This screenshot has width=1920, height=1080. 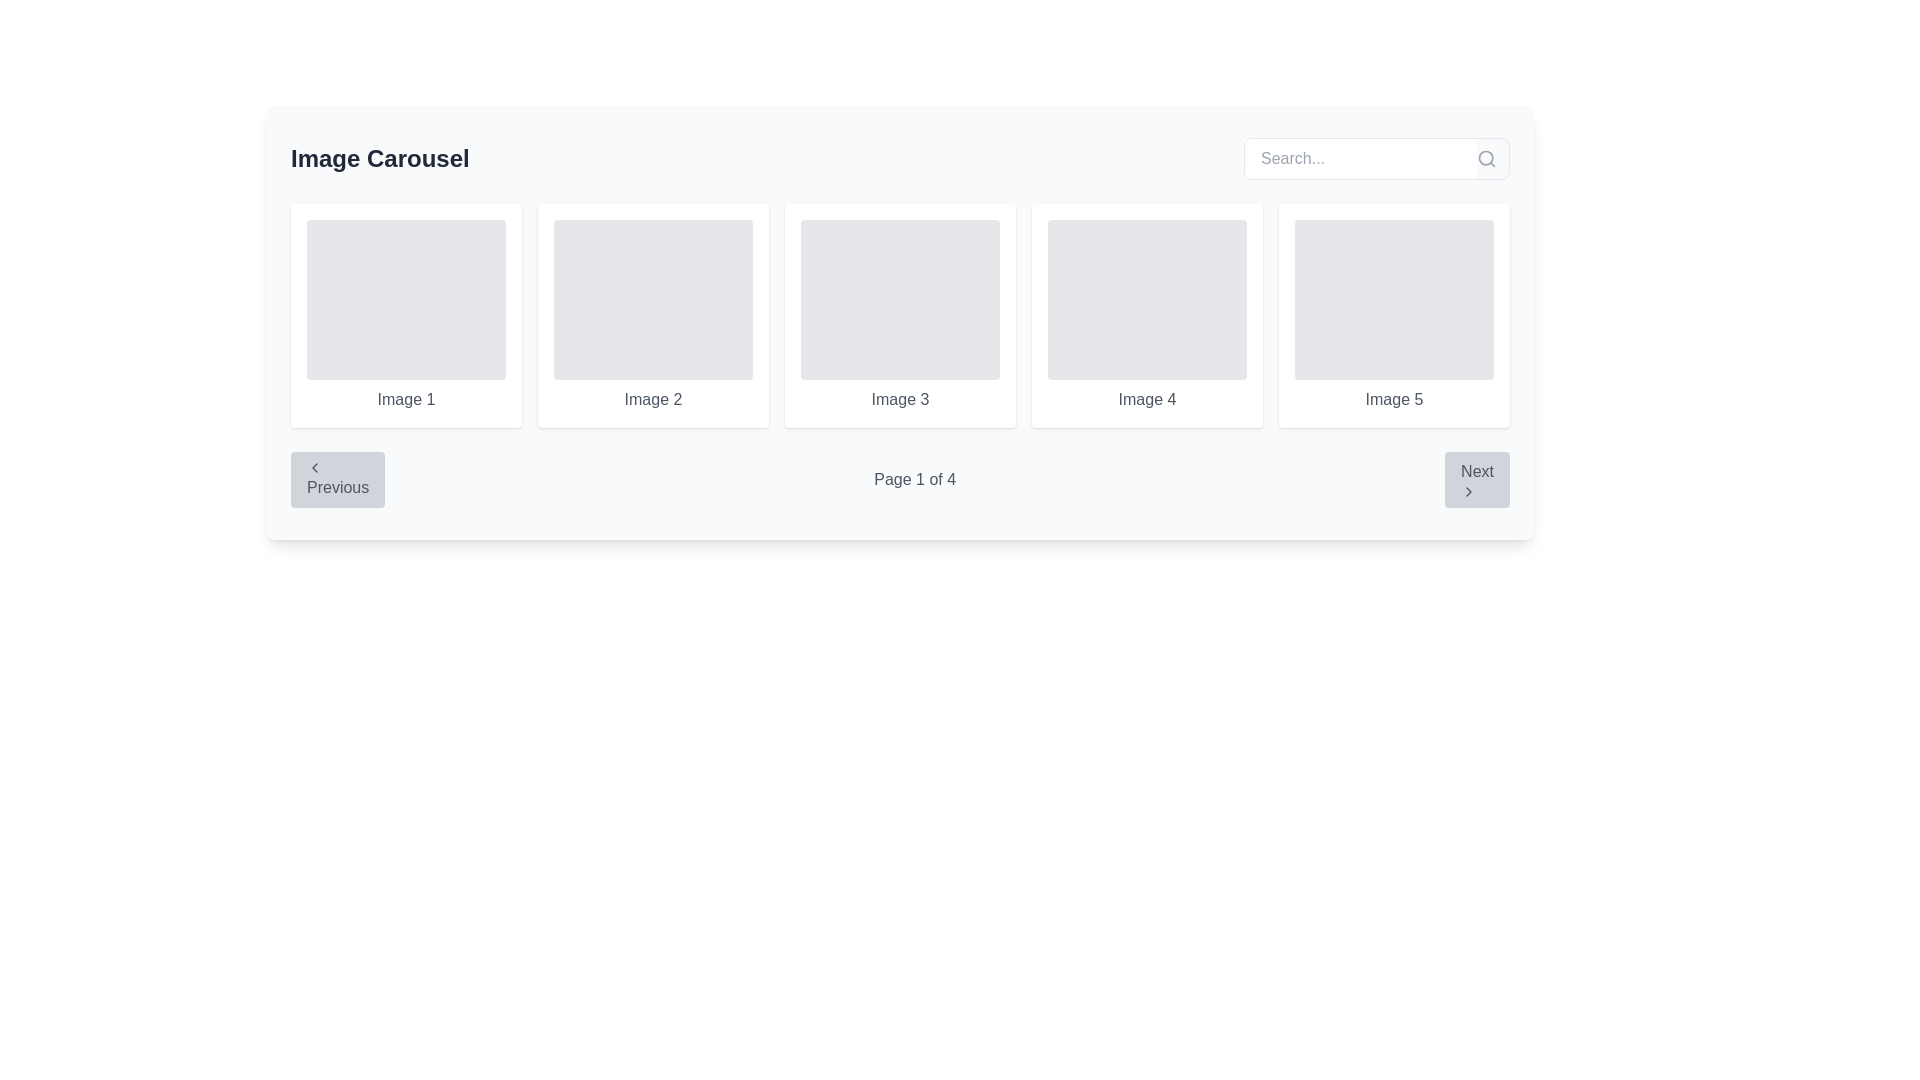 I want to click on the static text that serves as an identifier for the corresponding image within the fourth card in a horizontally aligned list of similar cards, so click(x=1147, y=400).